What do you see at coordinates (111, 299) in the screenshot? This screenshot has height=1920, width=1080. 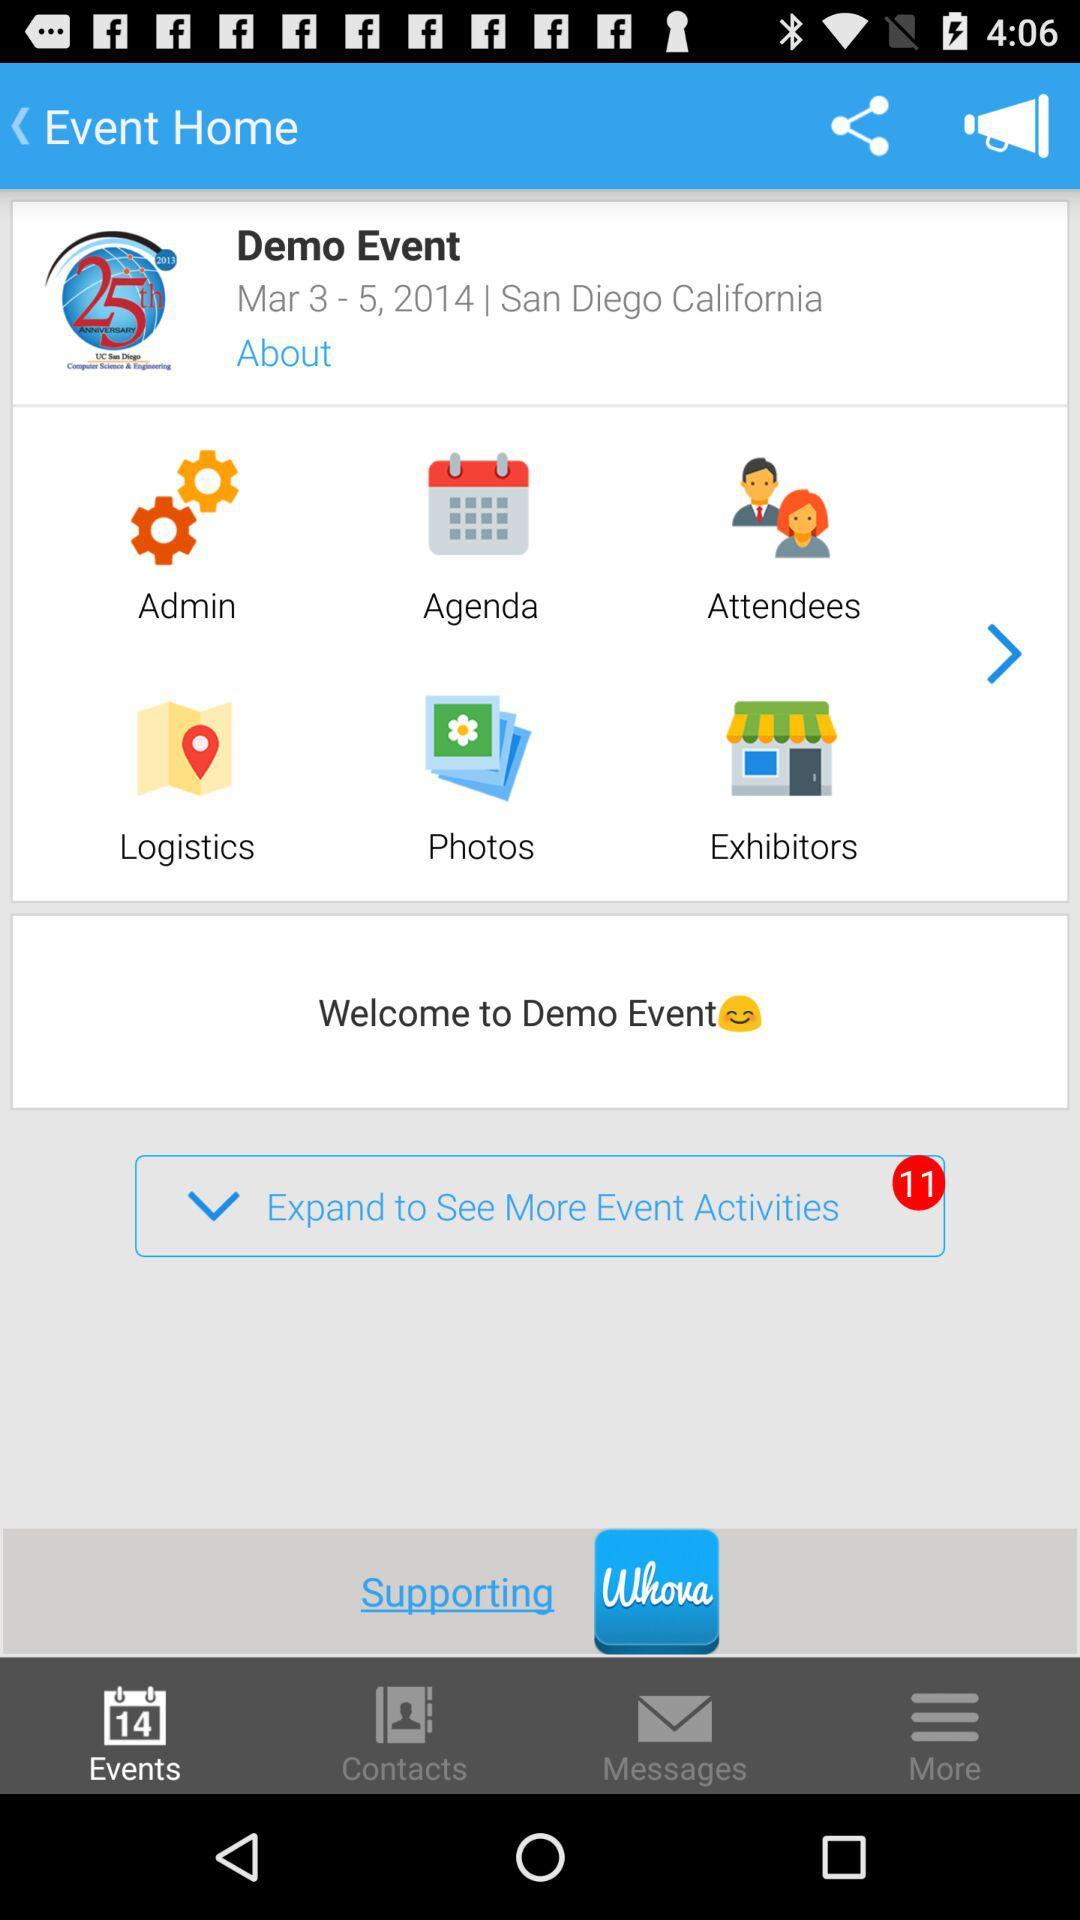 I see `demo event homepage` at bounding box center [111, 299].